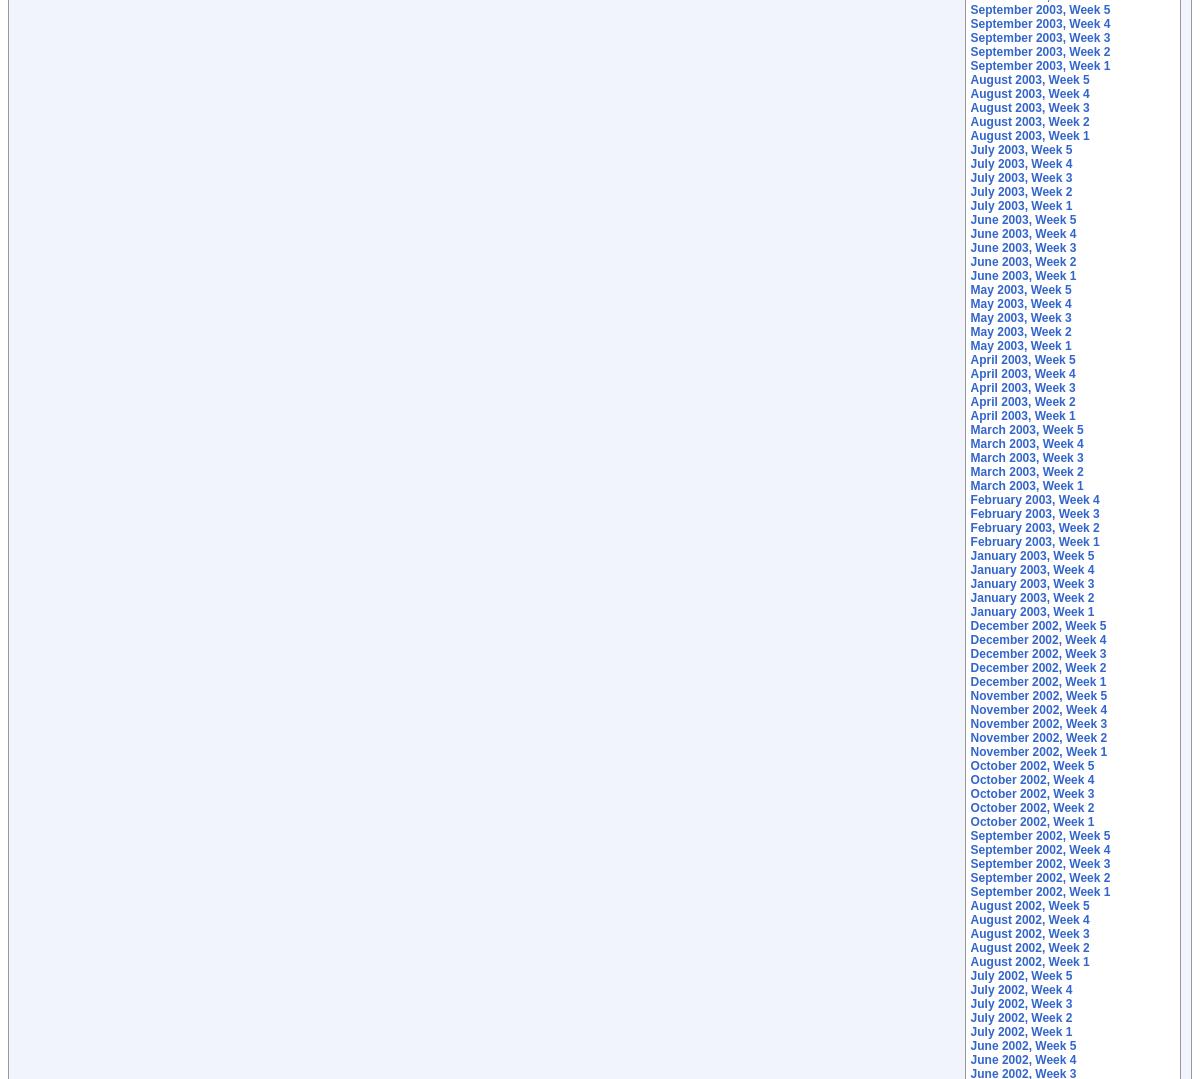 The image size is (1200, 1079). I want to click on 'January 2003, Week 1', so click(1032, 612).